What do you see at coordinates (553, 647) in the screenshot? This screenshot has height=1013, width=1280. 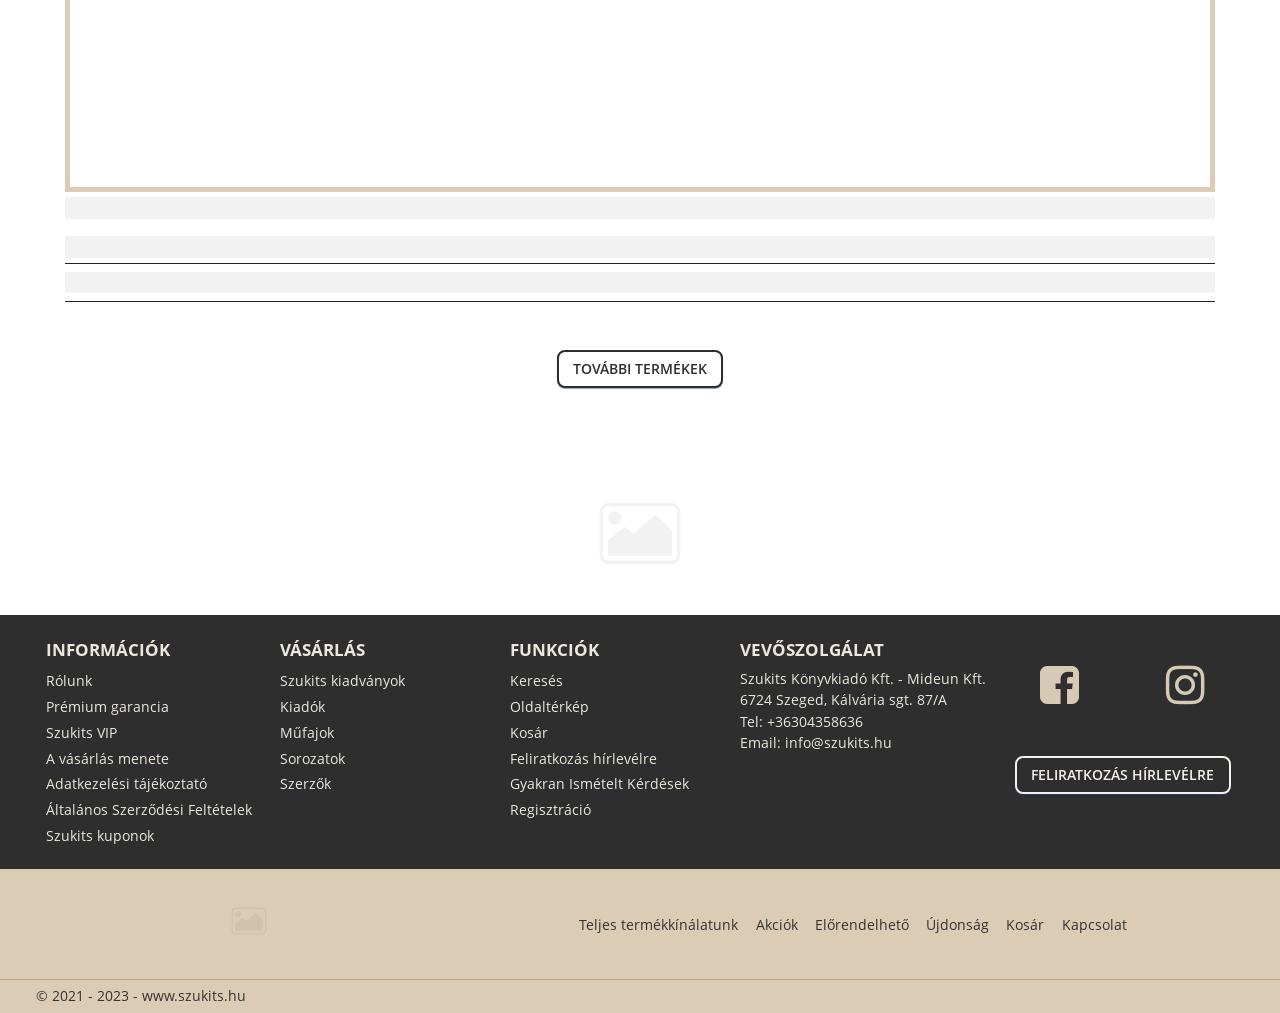 I see `'Funkciók'` at bounding box center [553, 647].